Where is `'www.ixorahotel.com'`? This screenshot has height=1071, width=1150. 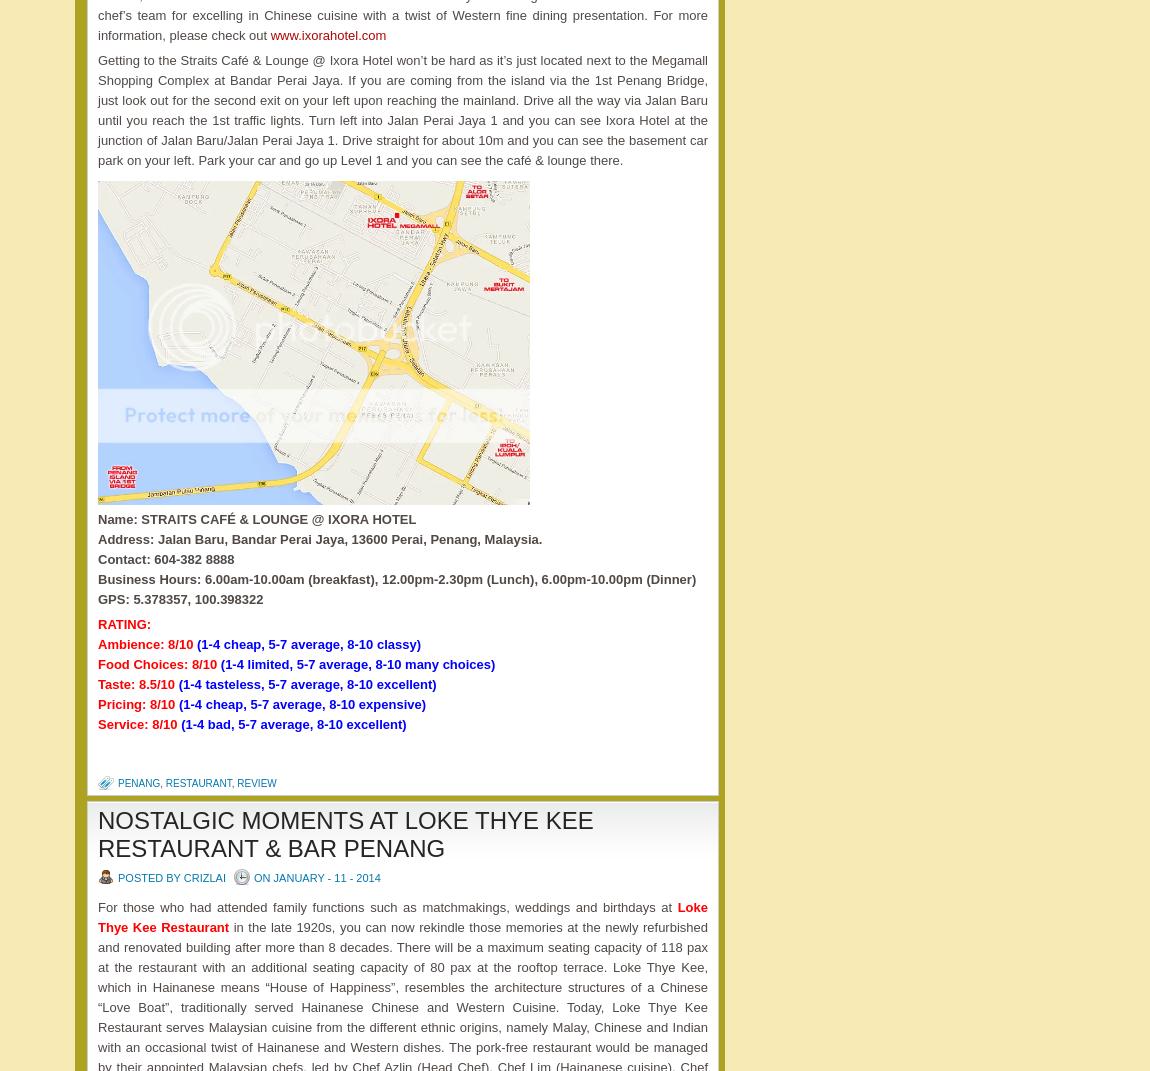 'www.ixorahotel.com' is located at coordinates (327, 33).